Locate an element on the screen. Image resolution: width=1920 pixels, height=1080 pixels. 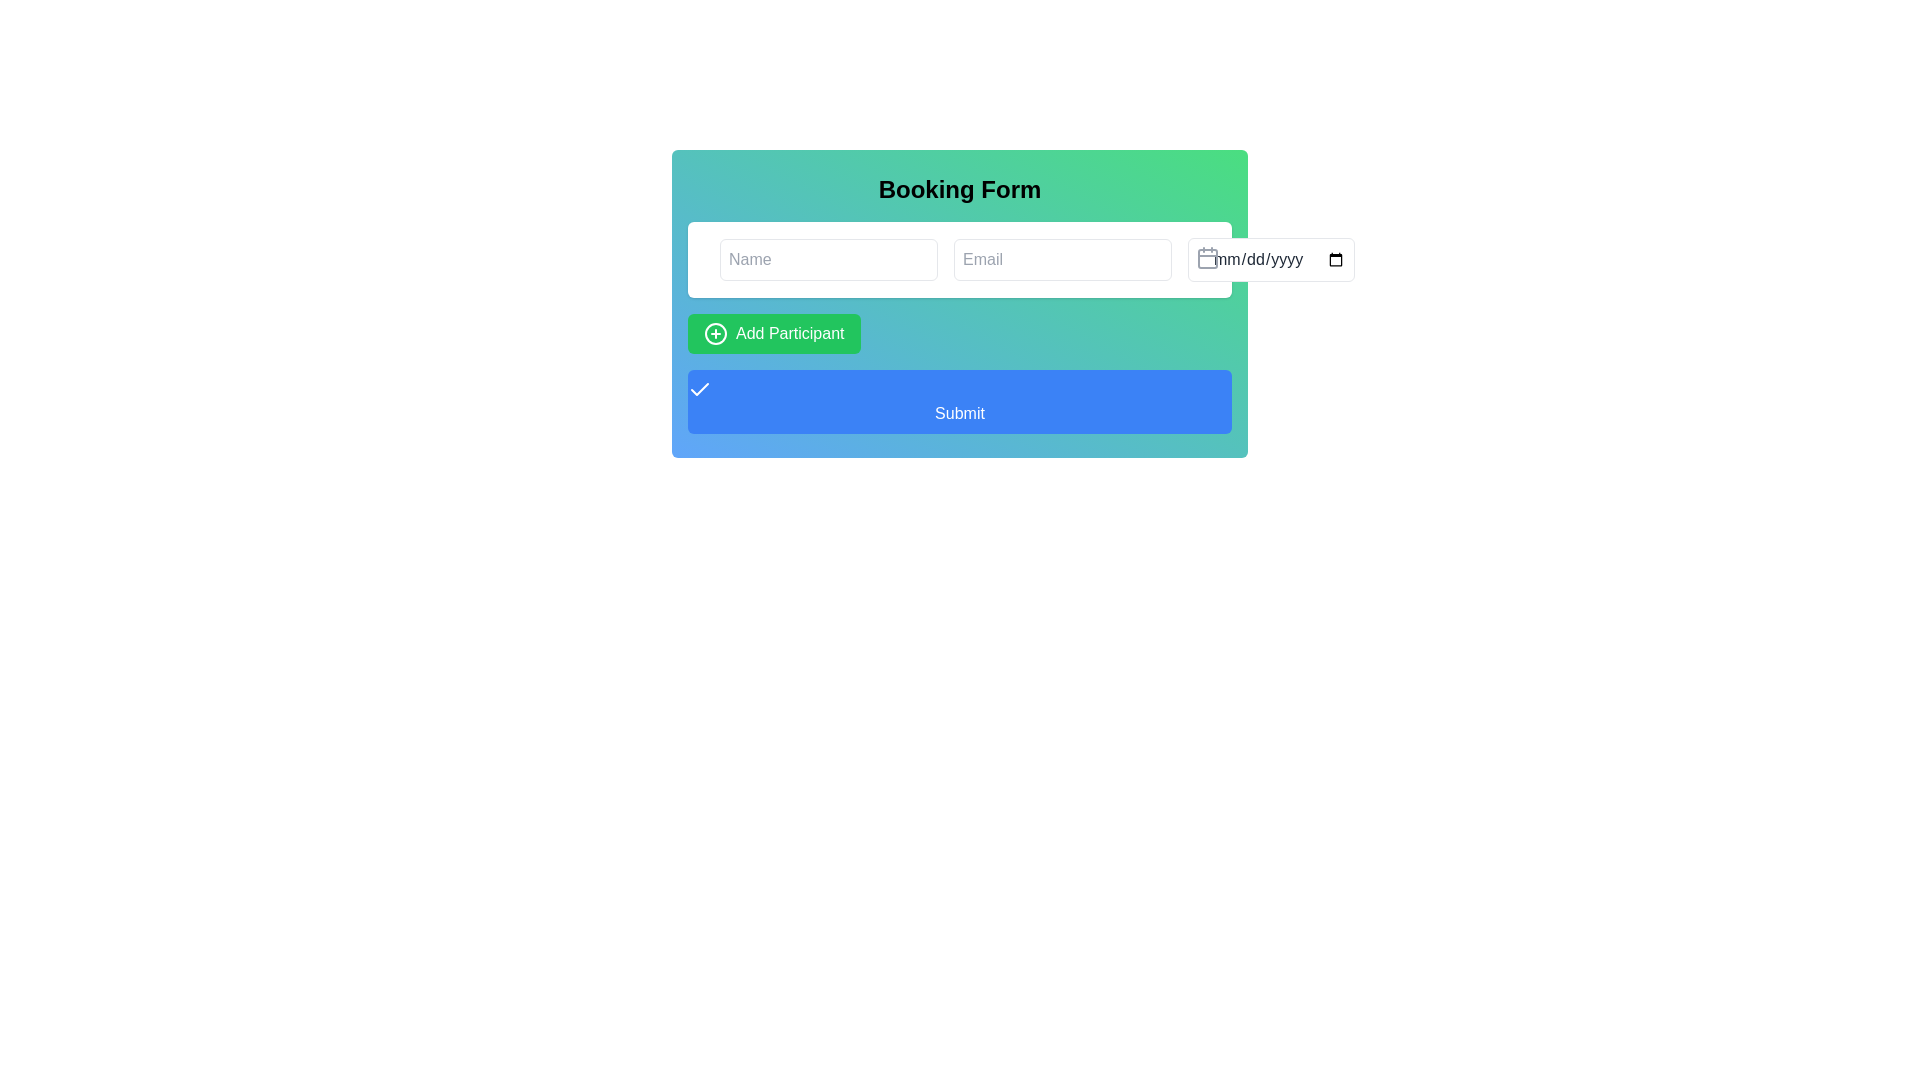
a date from the calendar popup using the Date Input Field, which is the third field in the form, located rightmost among the input fields, to the right of the 'Email' field is located at coordinates (1270, 258).